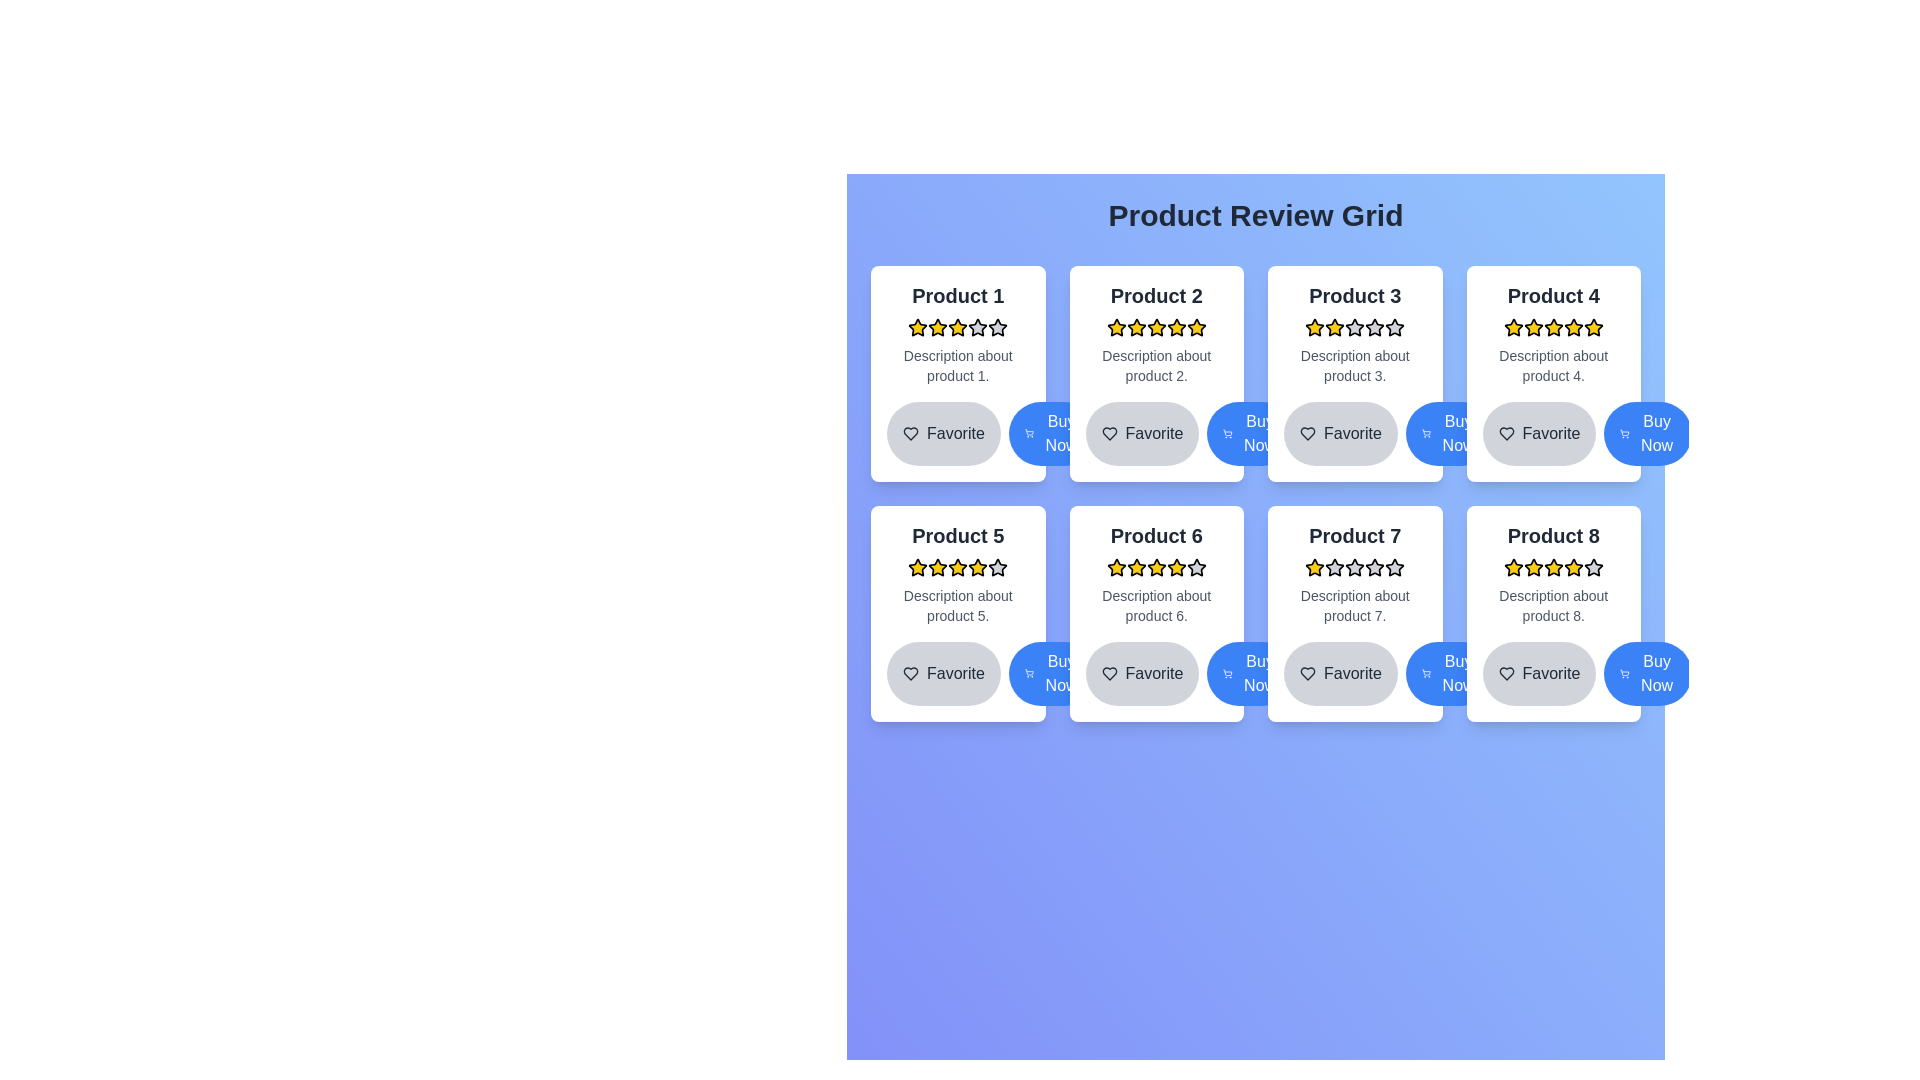 This screenshot has width=1920, height=1080. I want to click on the yellow star-shaped icon in the rating system for Product 8, located in the second row and fourth column, so click(1572, 567).